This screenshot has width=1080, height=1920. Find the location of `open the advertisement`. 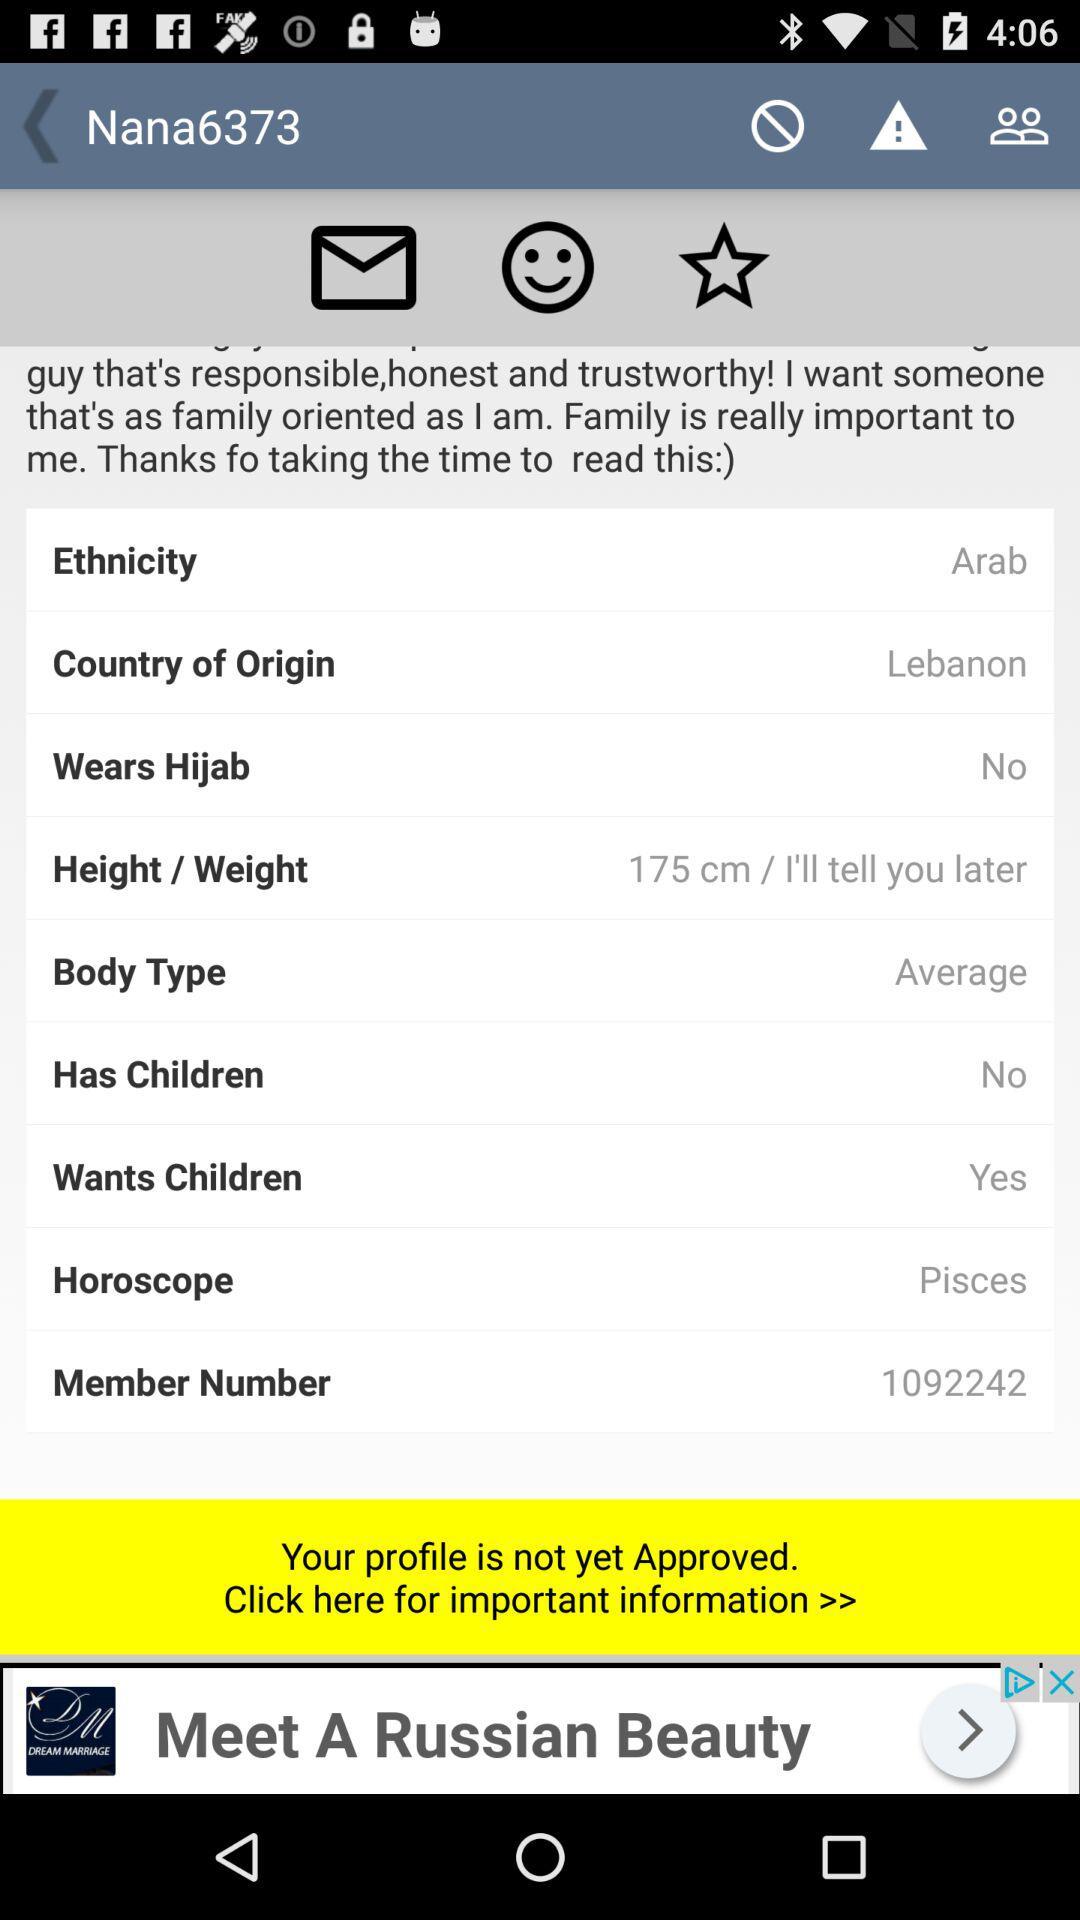

open the advertisement is located at coordinates (540, 1727).